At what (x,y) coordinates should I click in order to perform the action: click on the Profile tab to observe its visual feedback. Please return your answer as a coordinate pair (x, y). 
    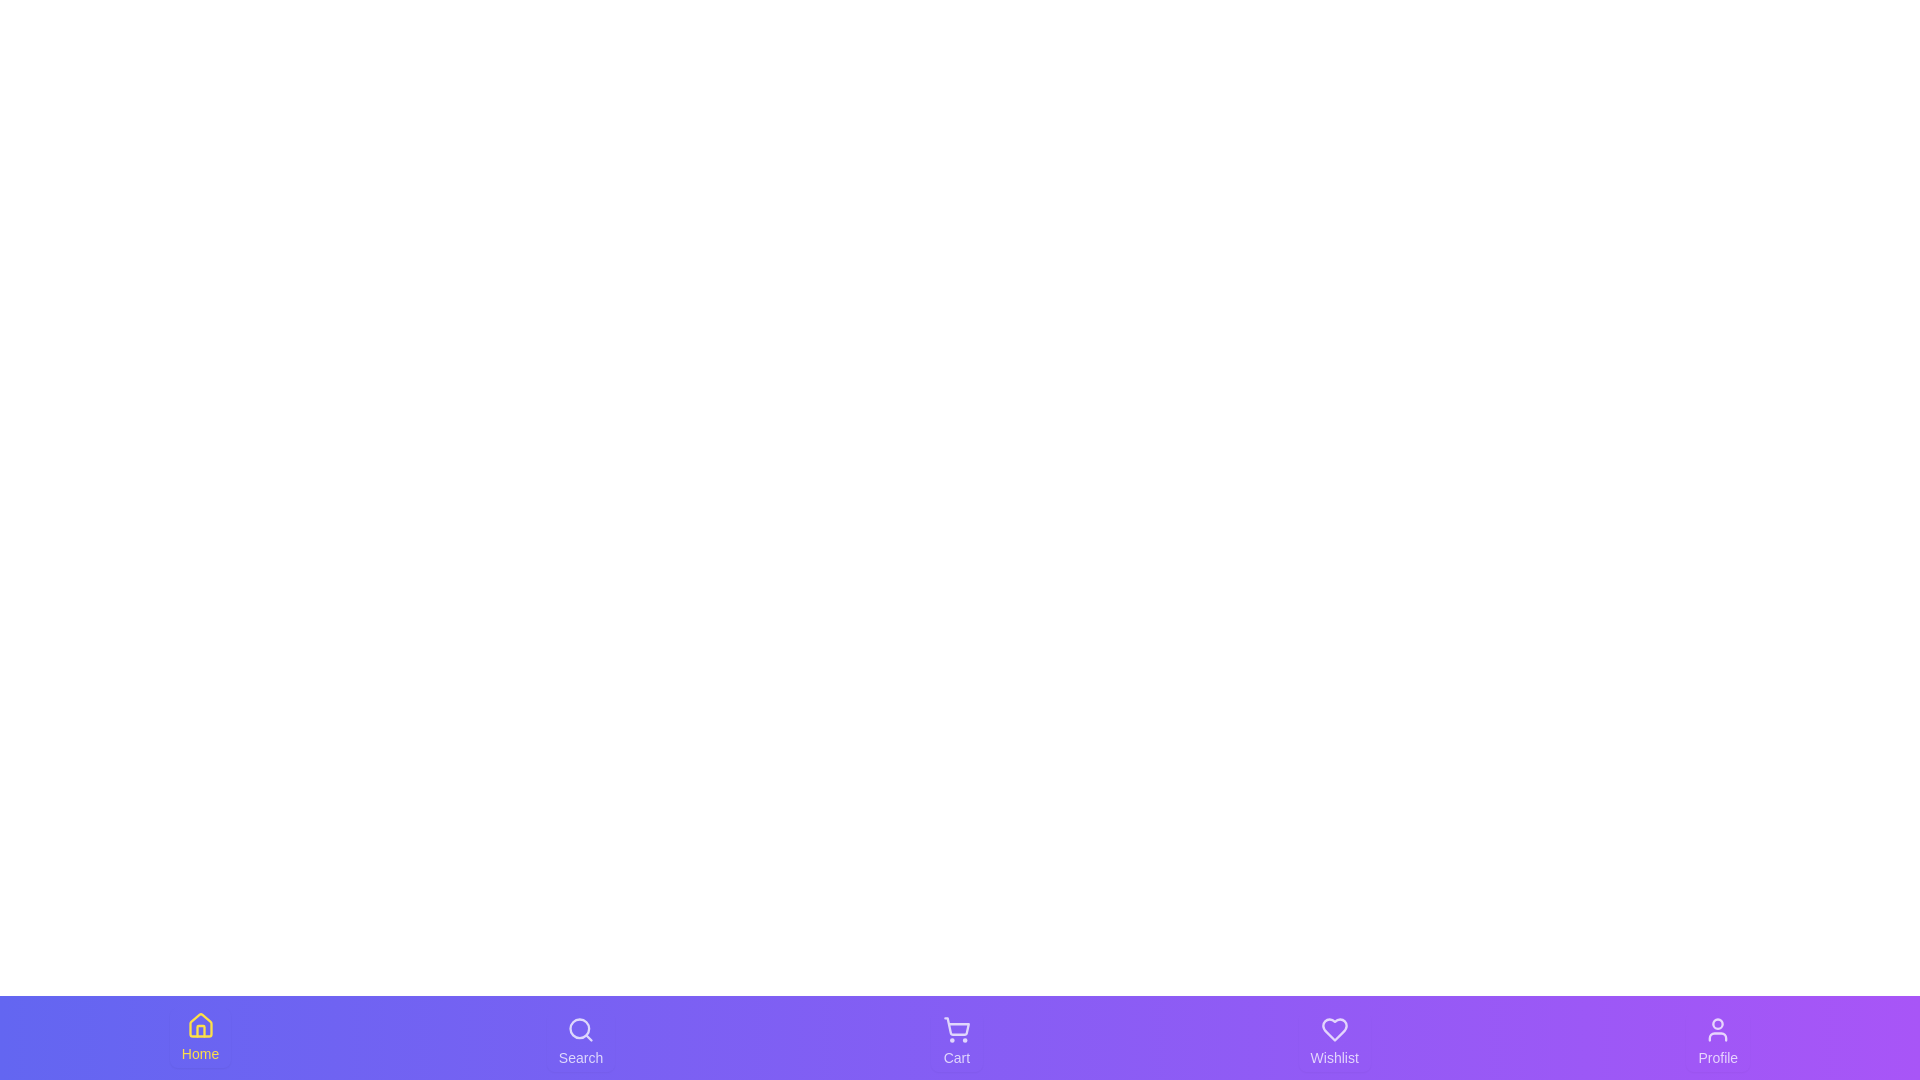
    Looking at the image, I should click on (1717, 1040).